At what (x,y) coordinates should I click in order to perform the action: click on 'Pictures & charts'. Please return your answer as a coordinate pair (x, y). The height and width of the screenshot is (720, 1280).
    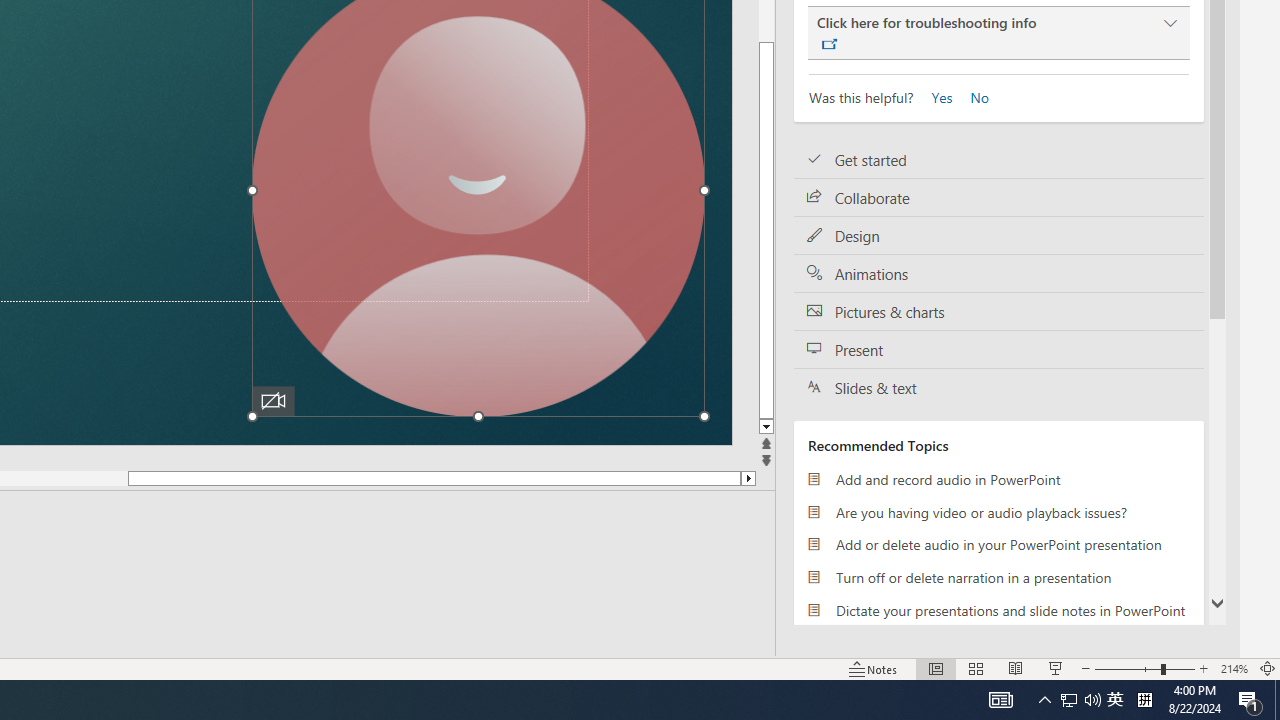
    Looking at the image, I should click on (999, 312).